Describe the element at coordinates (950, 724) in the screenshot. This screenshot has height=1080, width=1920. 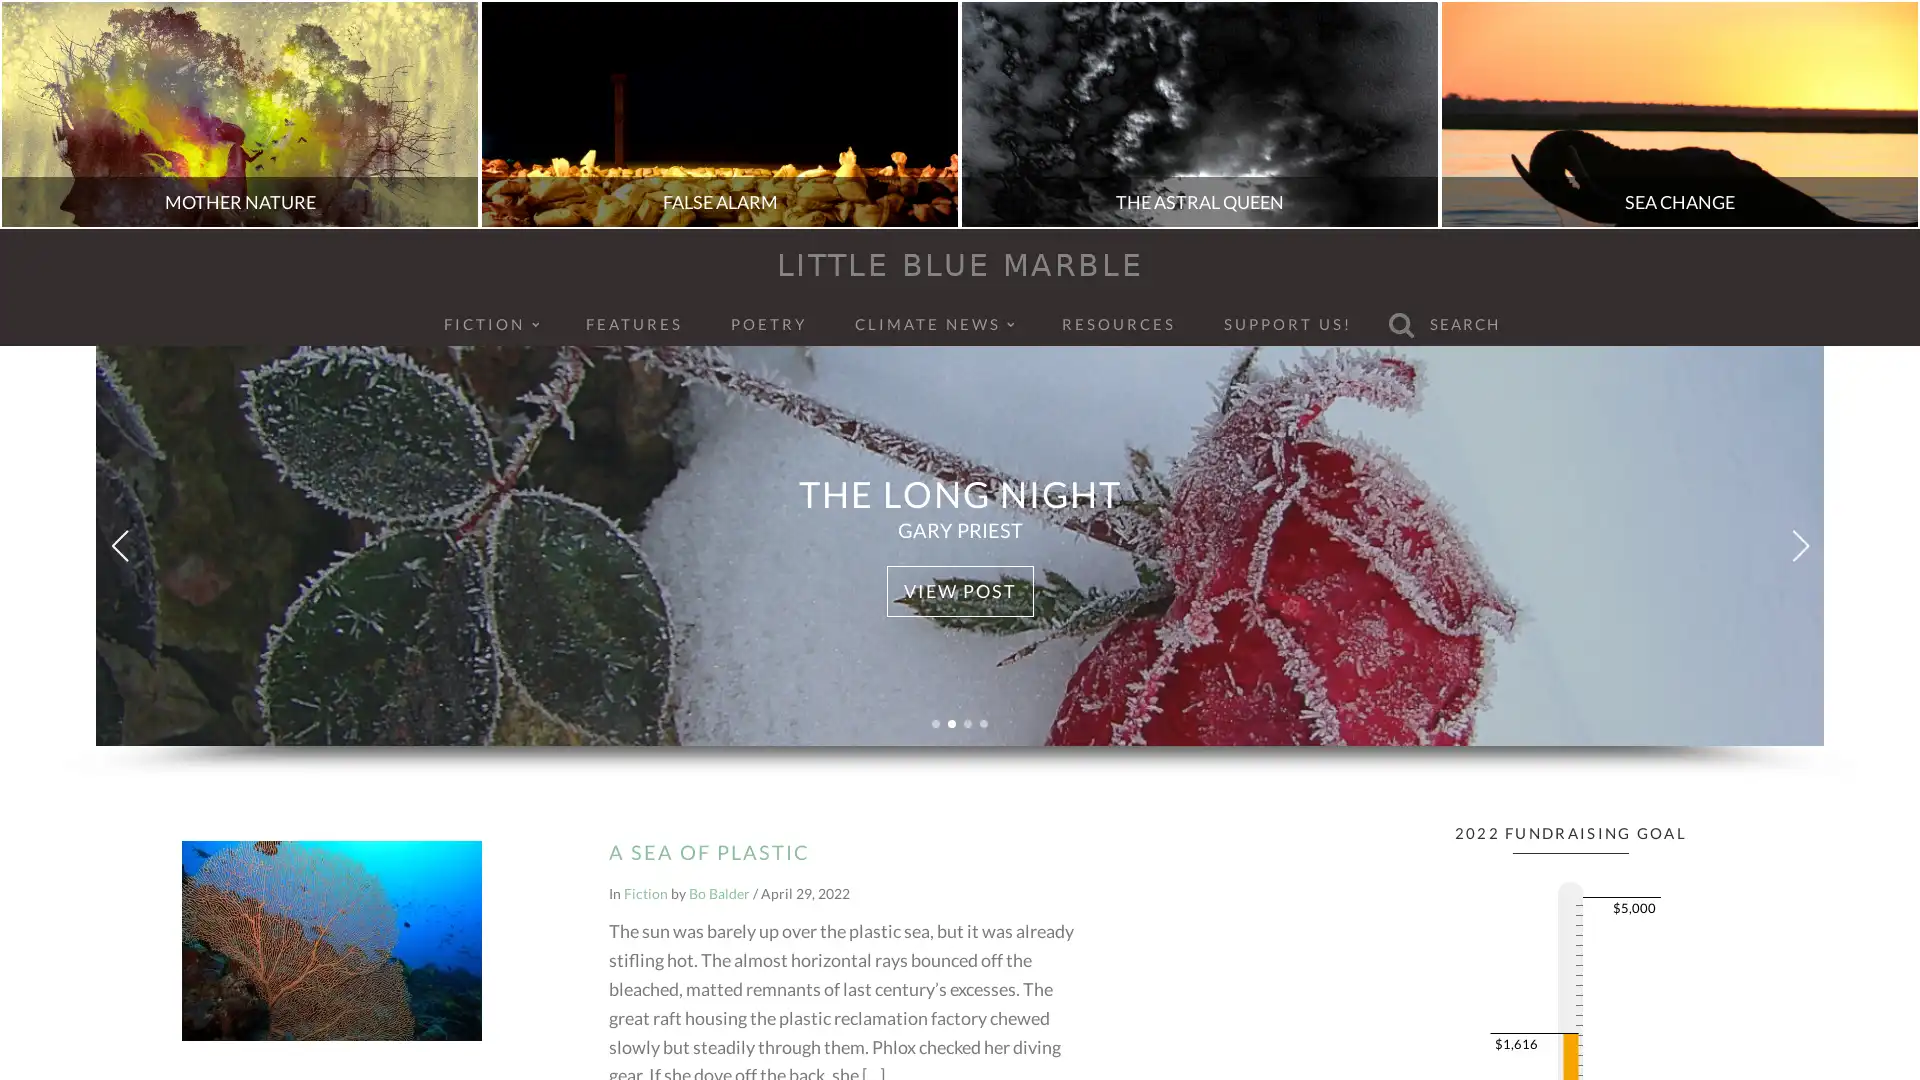
I see `Go to slide 2` at that location.